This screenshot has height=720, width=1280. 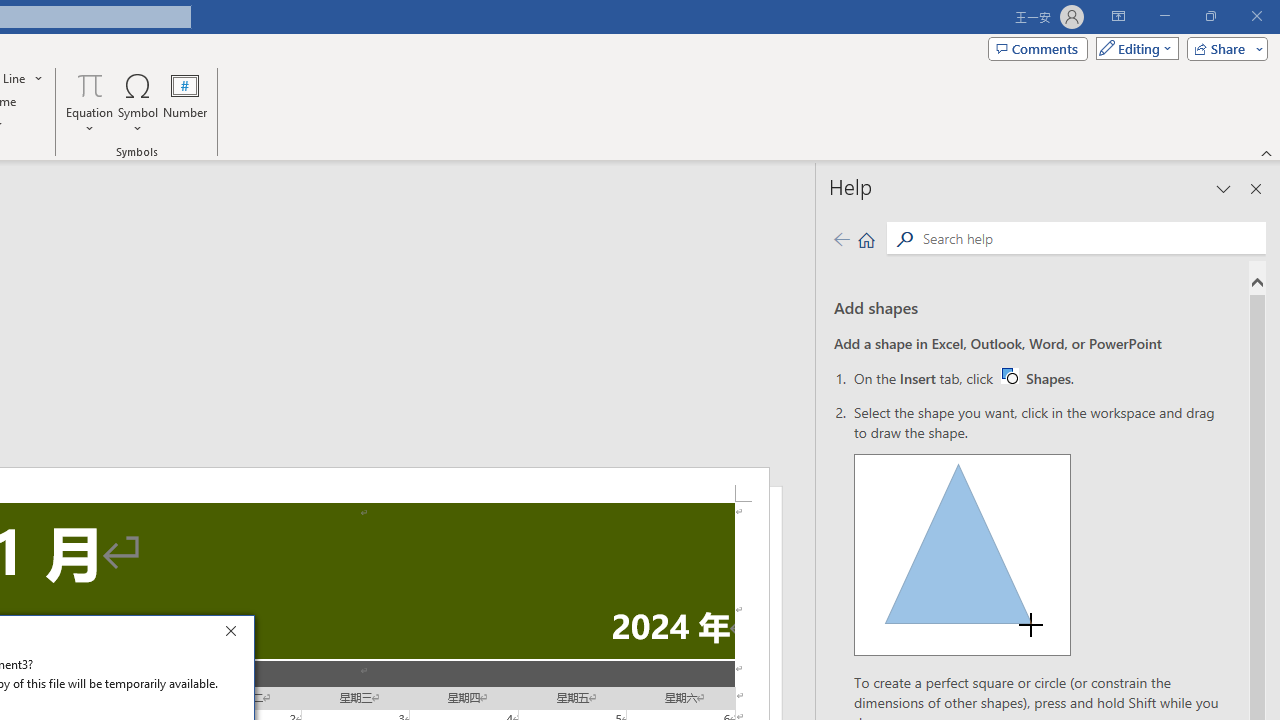 What do you see at coordinates (89, 84) in the screenshot?
I see `'Equation'` at bounding box center [89, 84].